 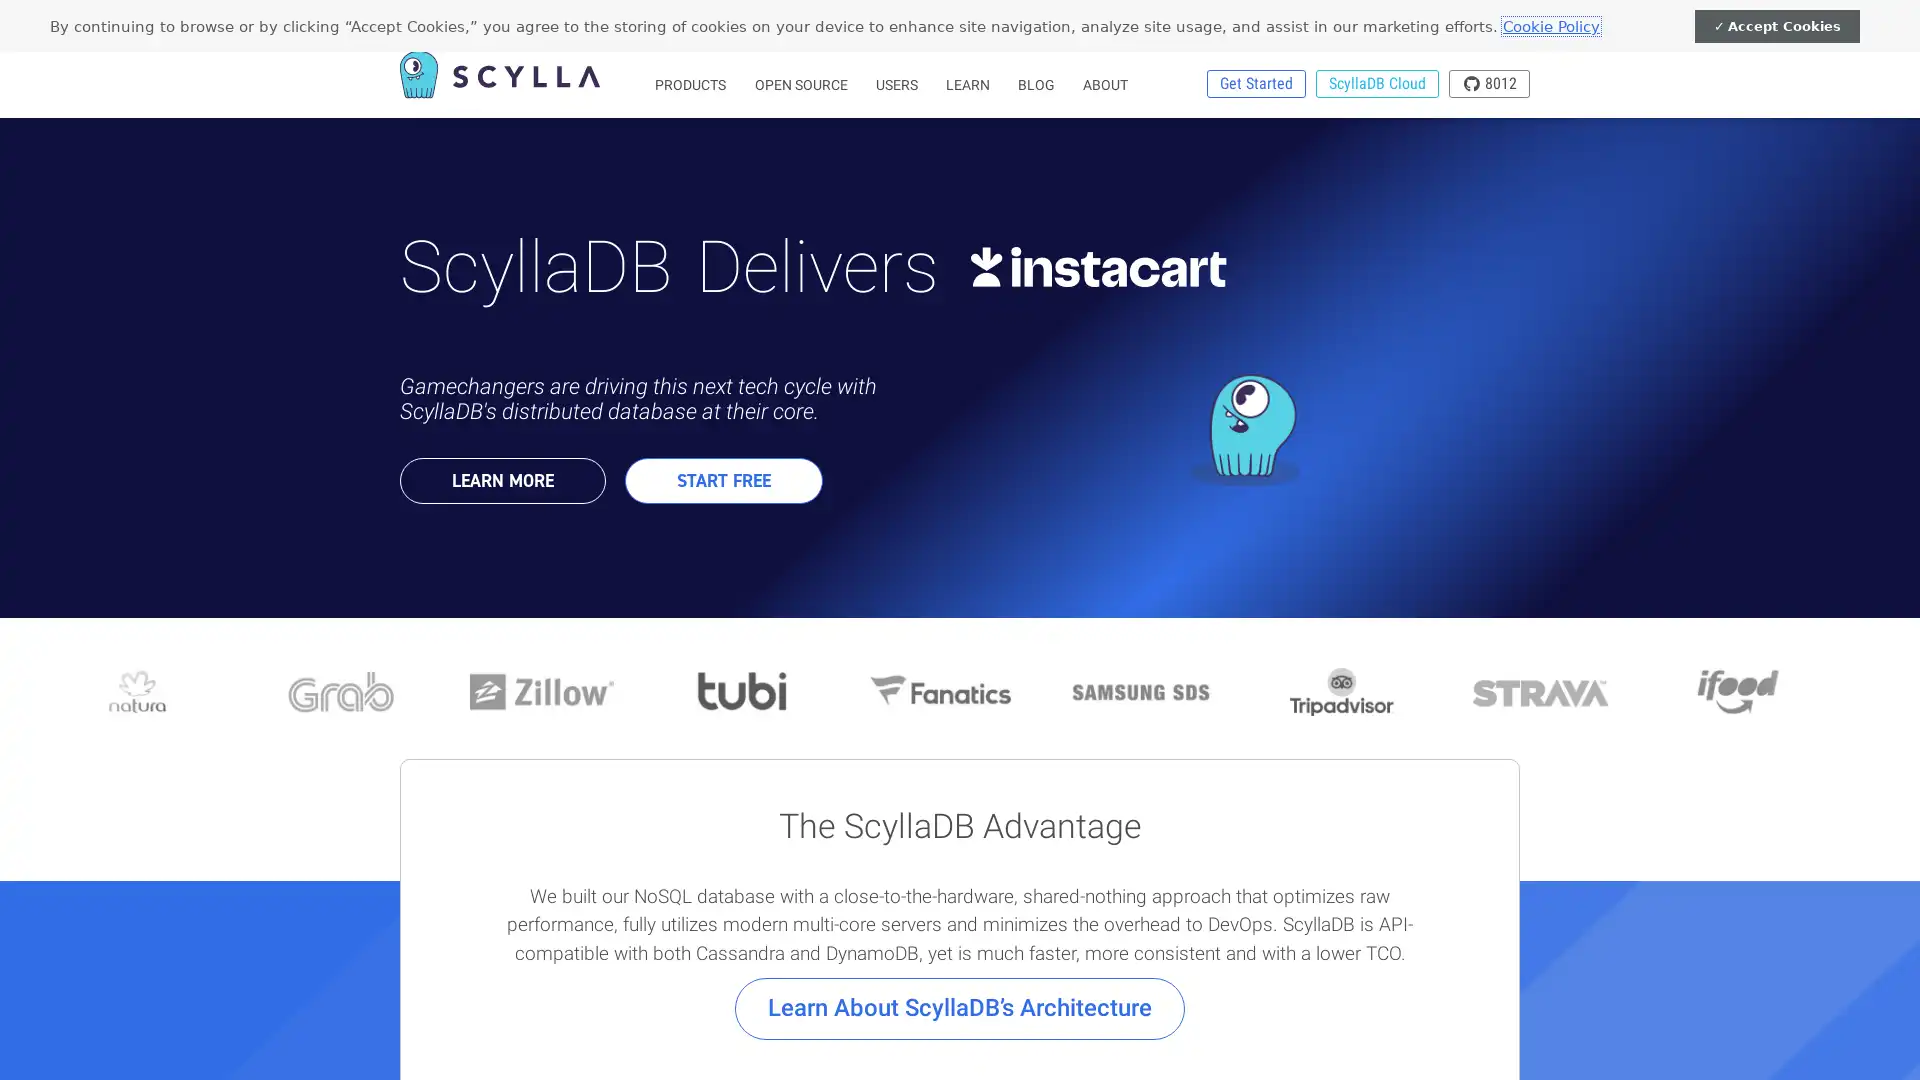 I want to click on START FREE, so click(x=723, y=480).